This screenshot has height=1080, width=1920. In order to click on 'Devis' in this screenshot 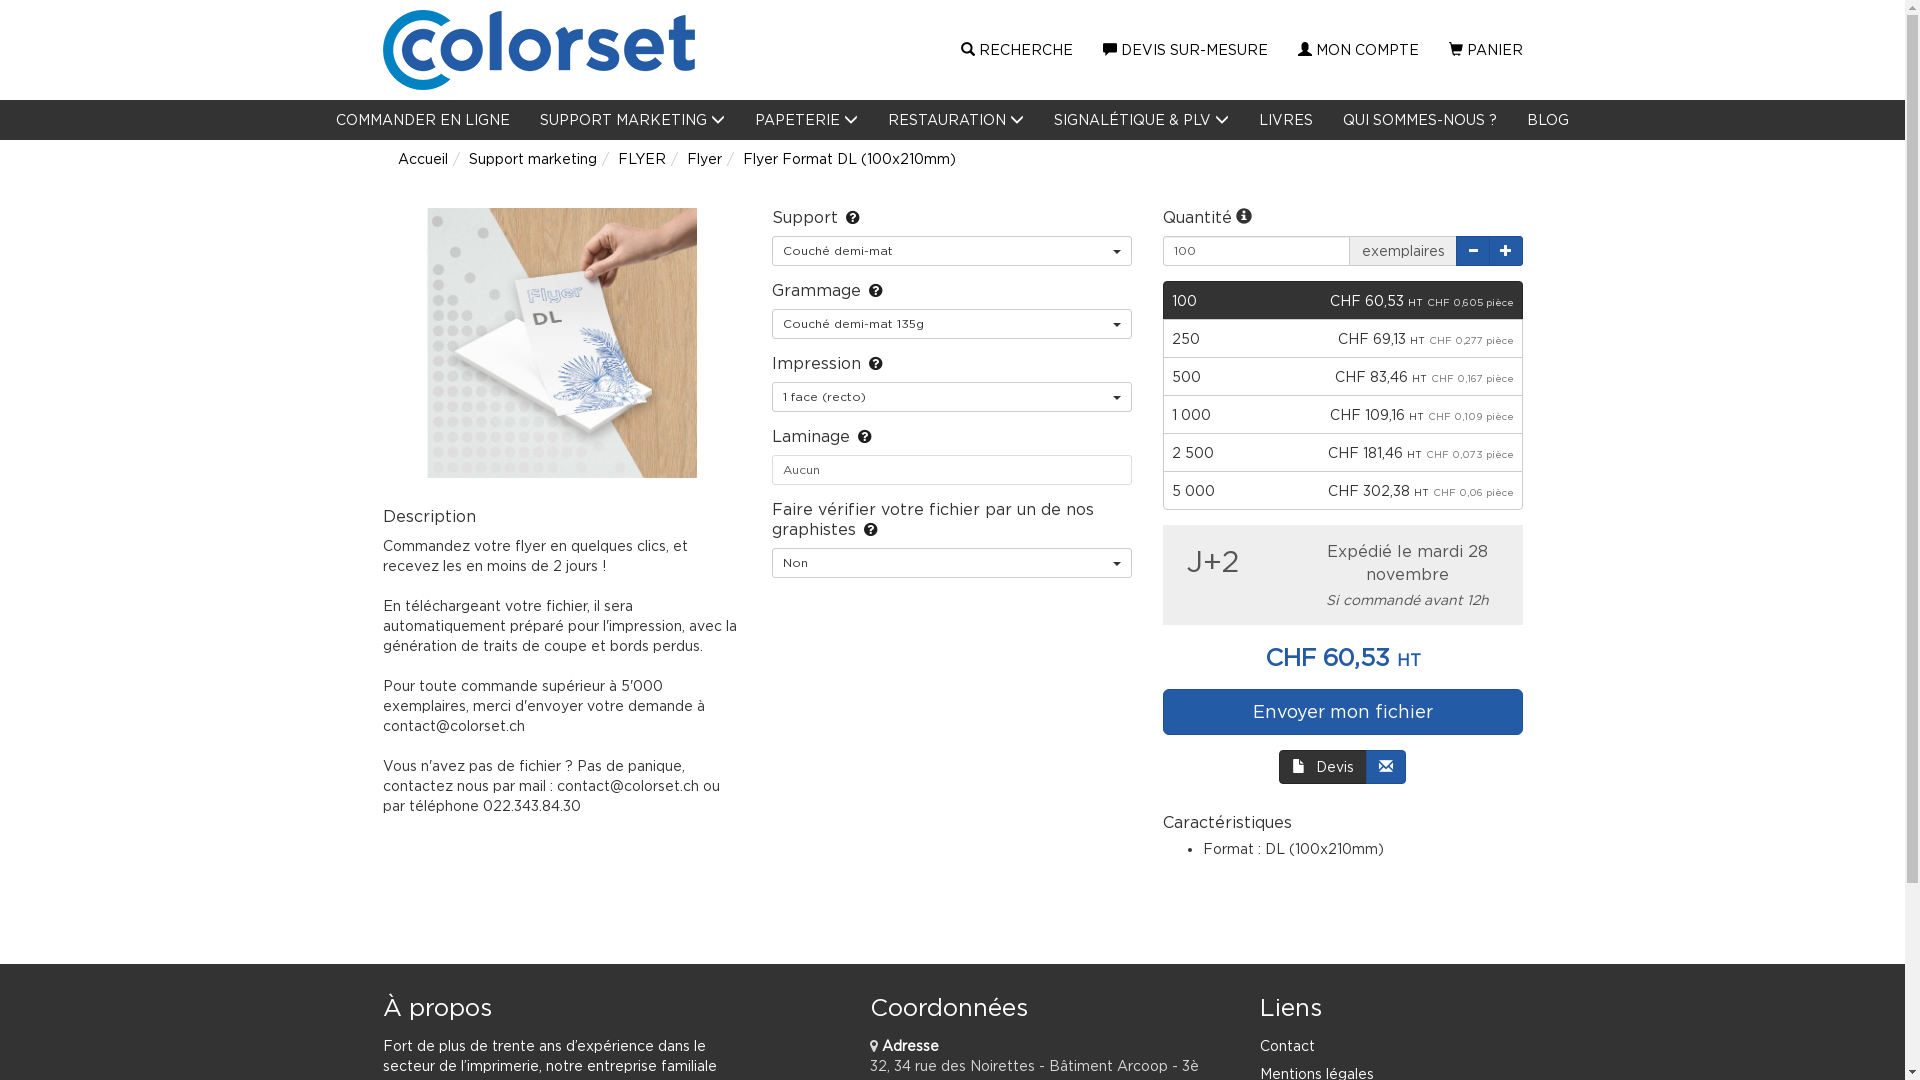, I will do `click(1323, 766)`.